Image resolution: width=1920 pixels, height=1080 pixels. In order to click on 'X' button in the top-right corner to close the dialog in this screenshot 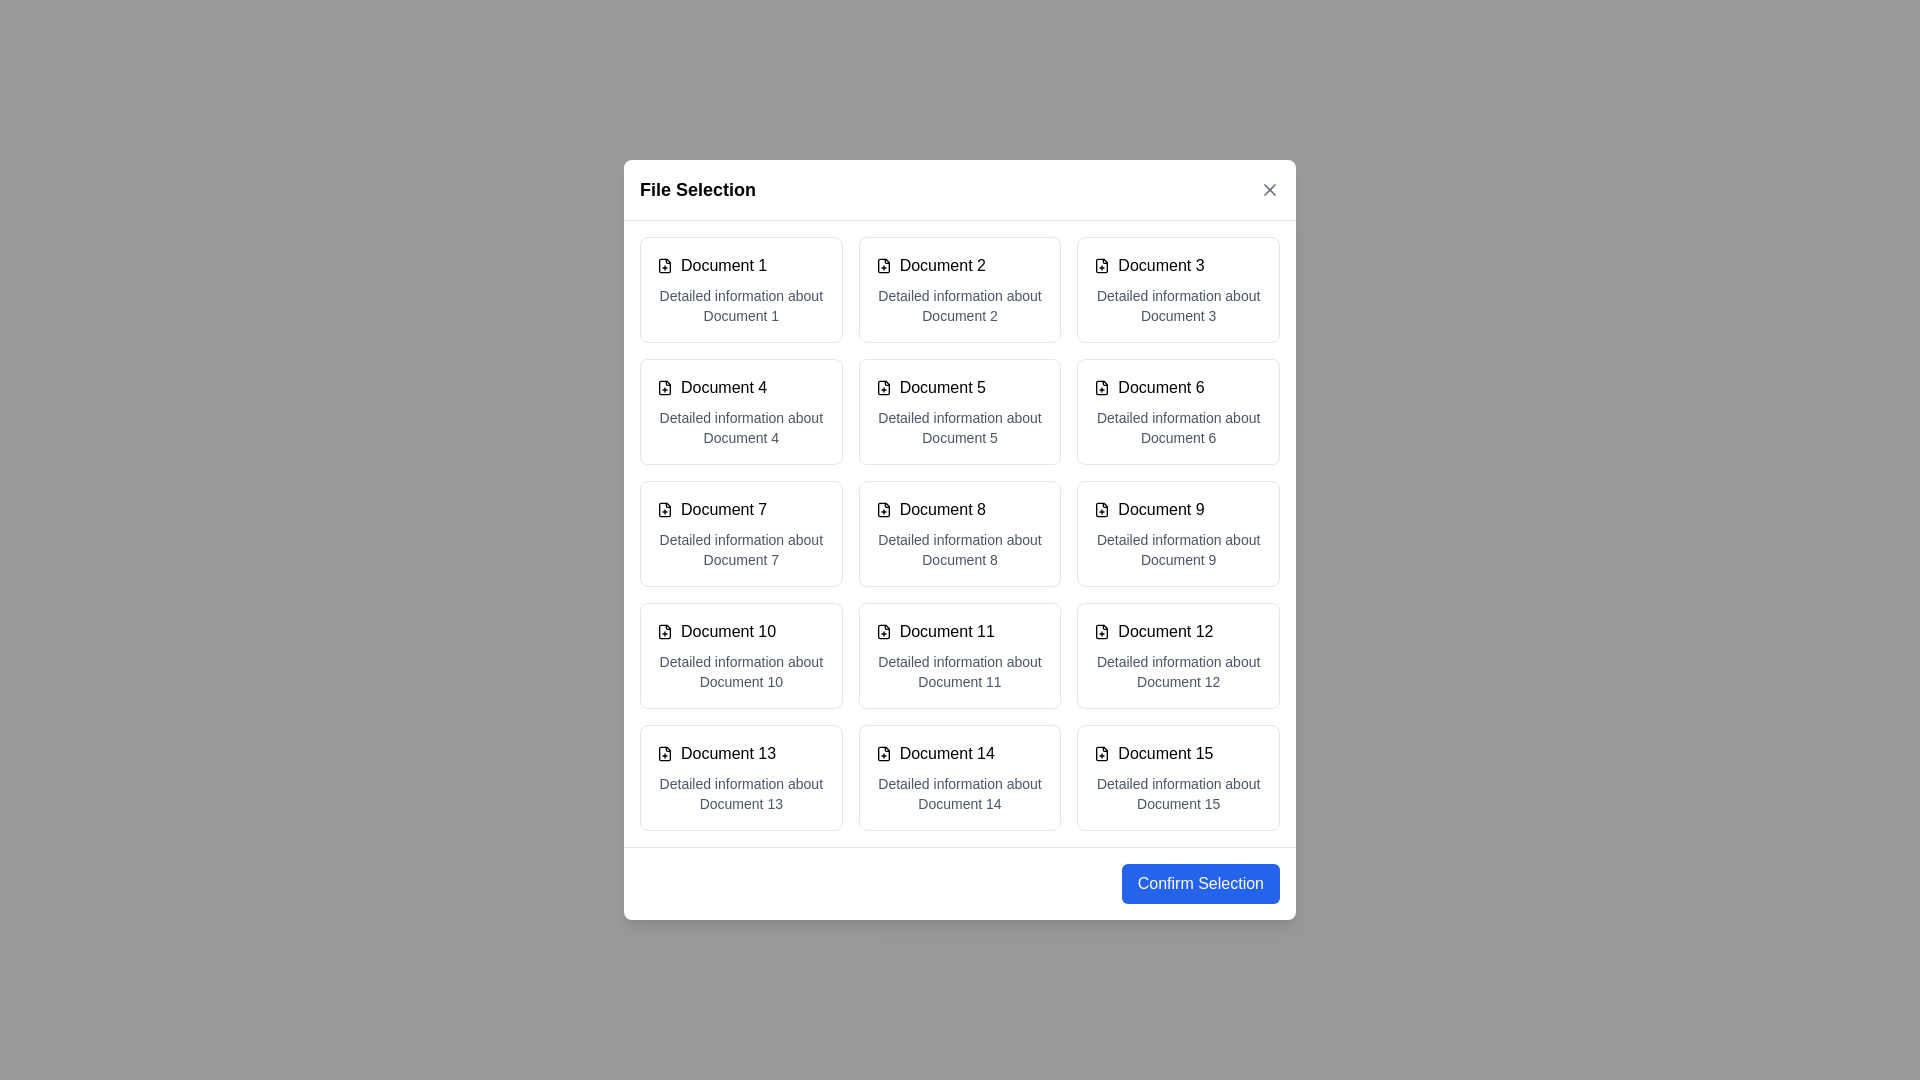, I will do `click(1269, 189)`.